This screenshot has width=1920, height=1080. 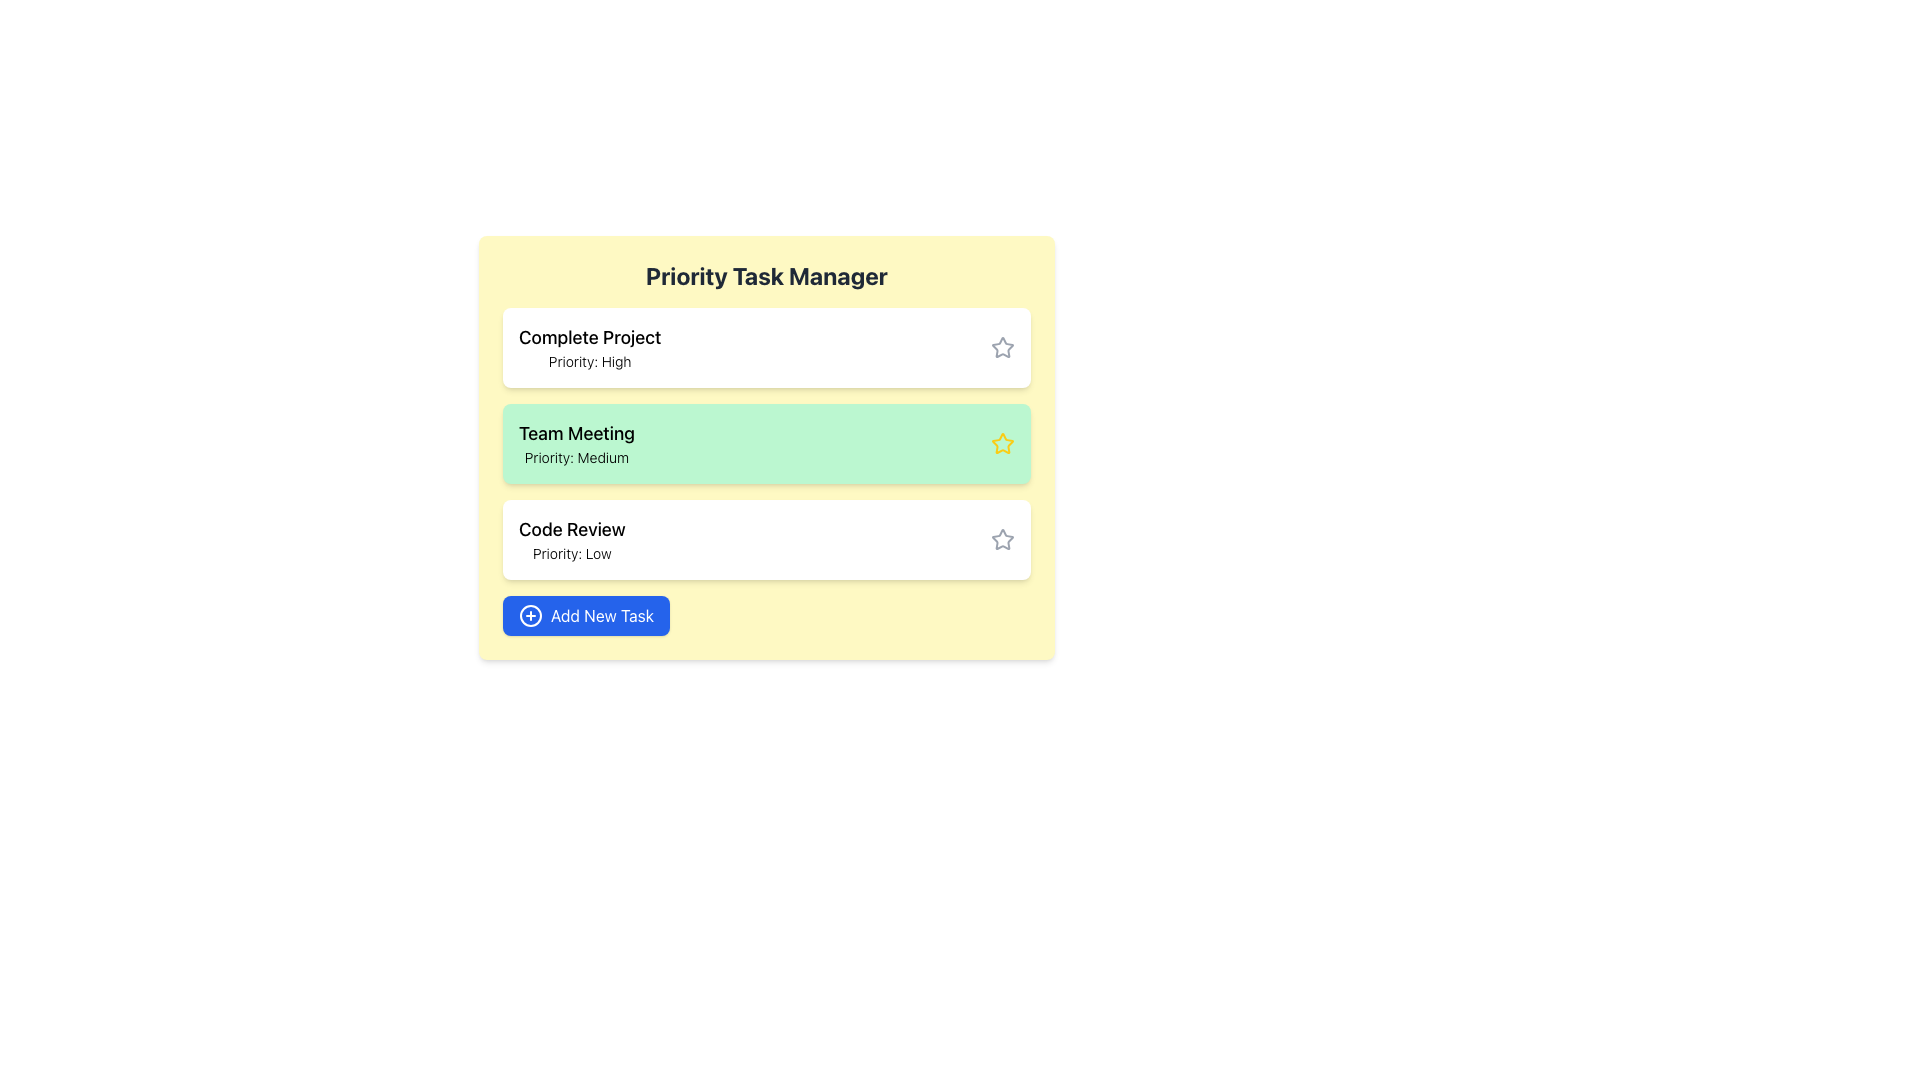 What do you see at coordinates (575, 433) in the screenshot?
I see `the 'Team Meeting' text label, which is displayed in bold and positioned in a green-highlighted area below 'Priority Task Manager'` at bounding box center [575, 433].